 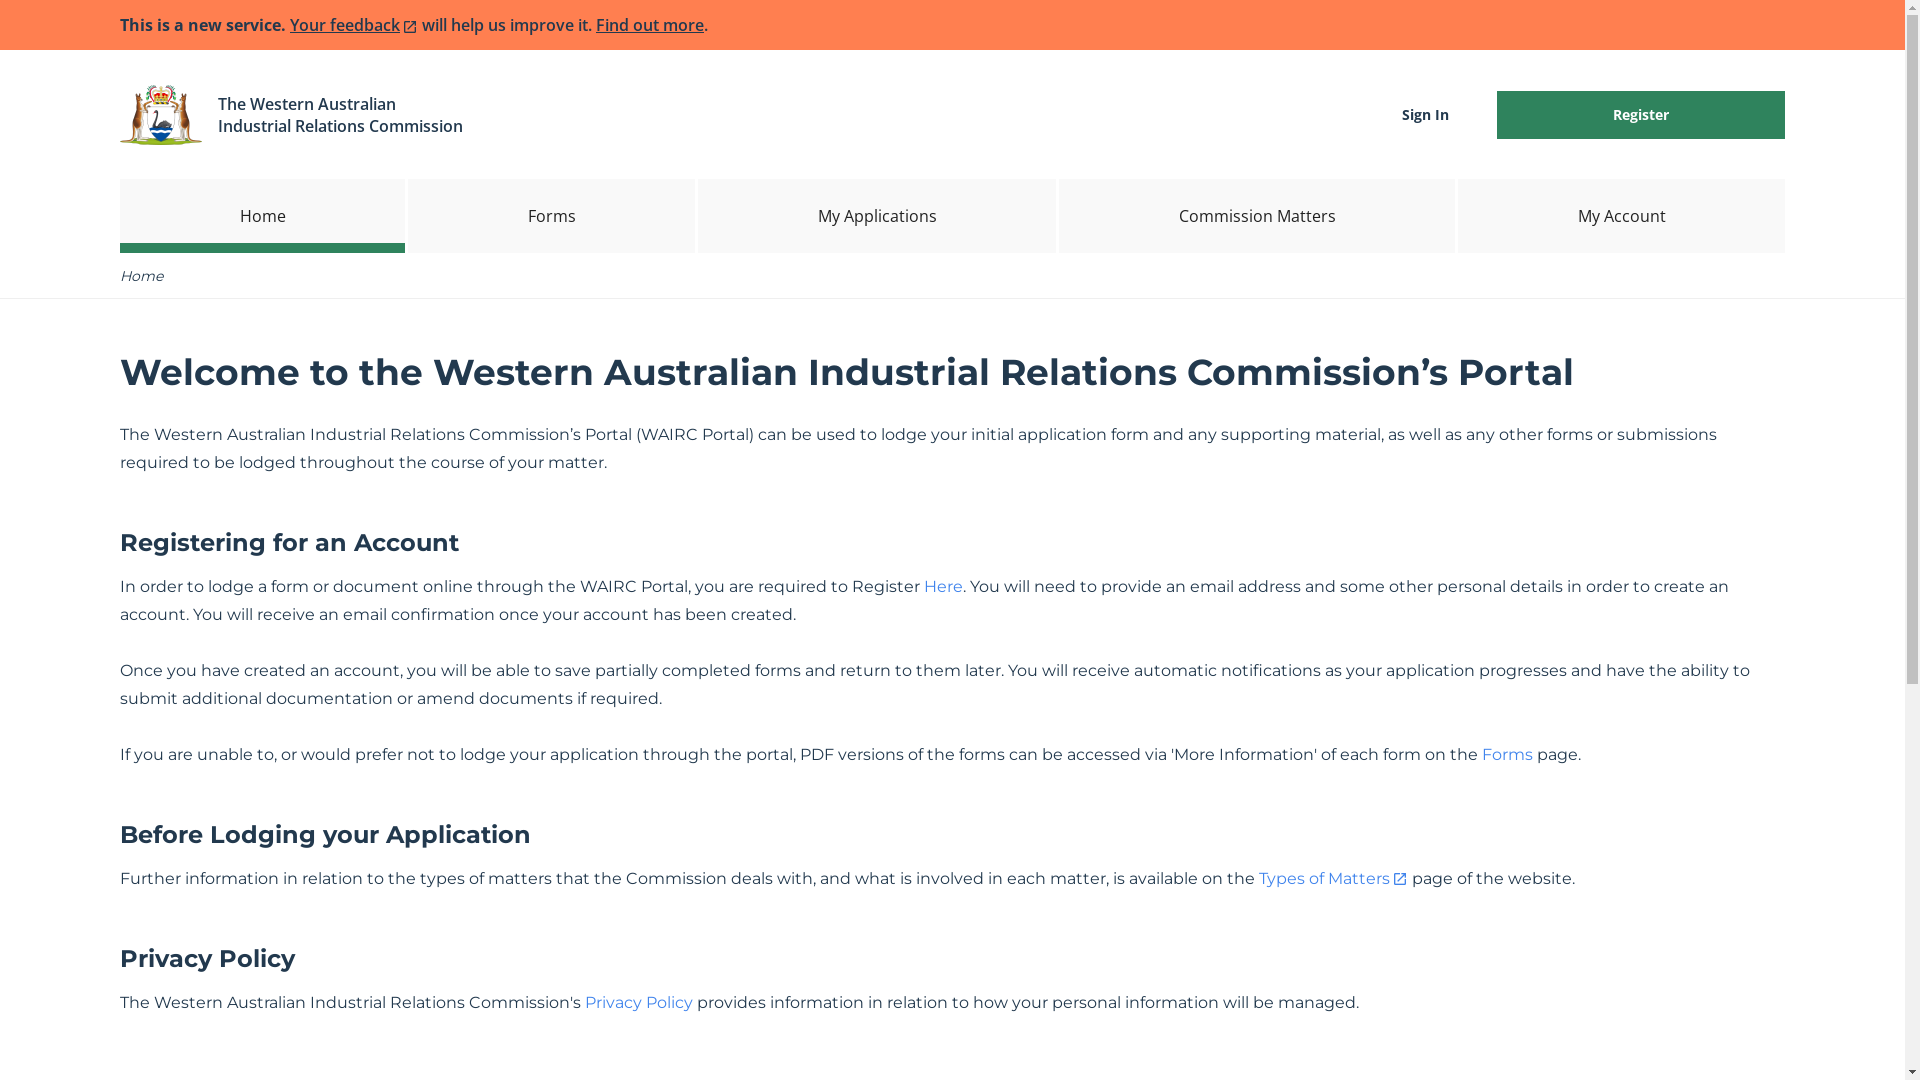 What do you see at coordinates (1621, 216) in the screenshot?
I see `'My Account'` at bounding box center [1621, 216].